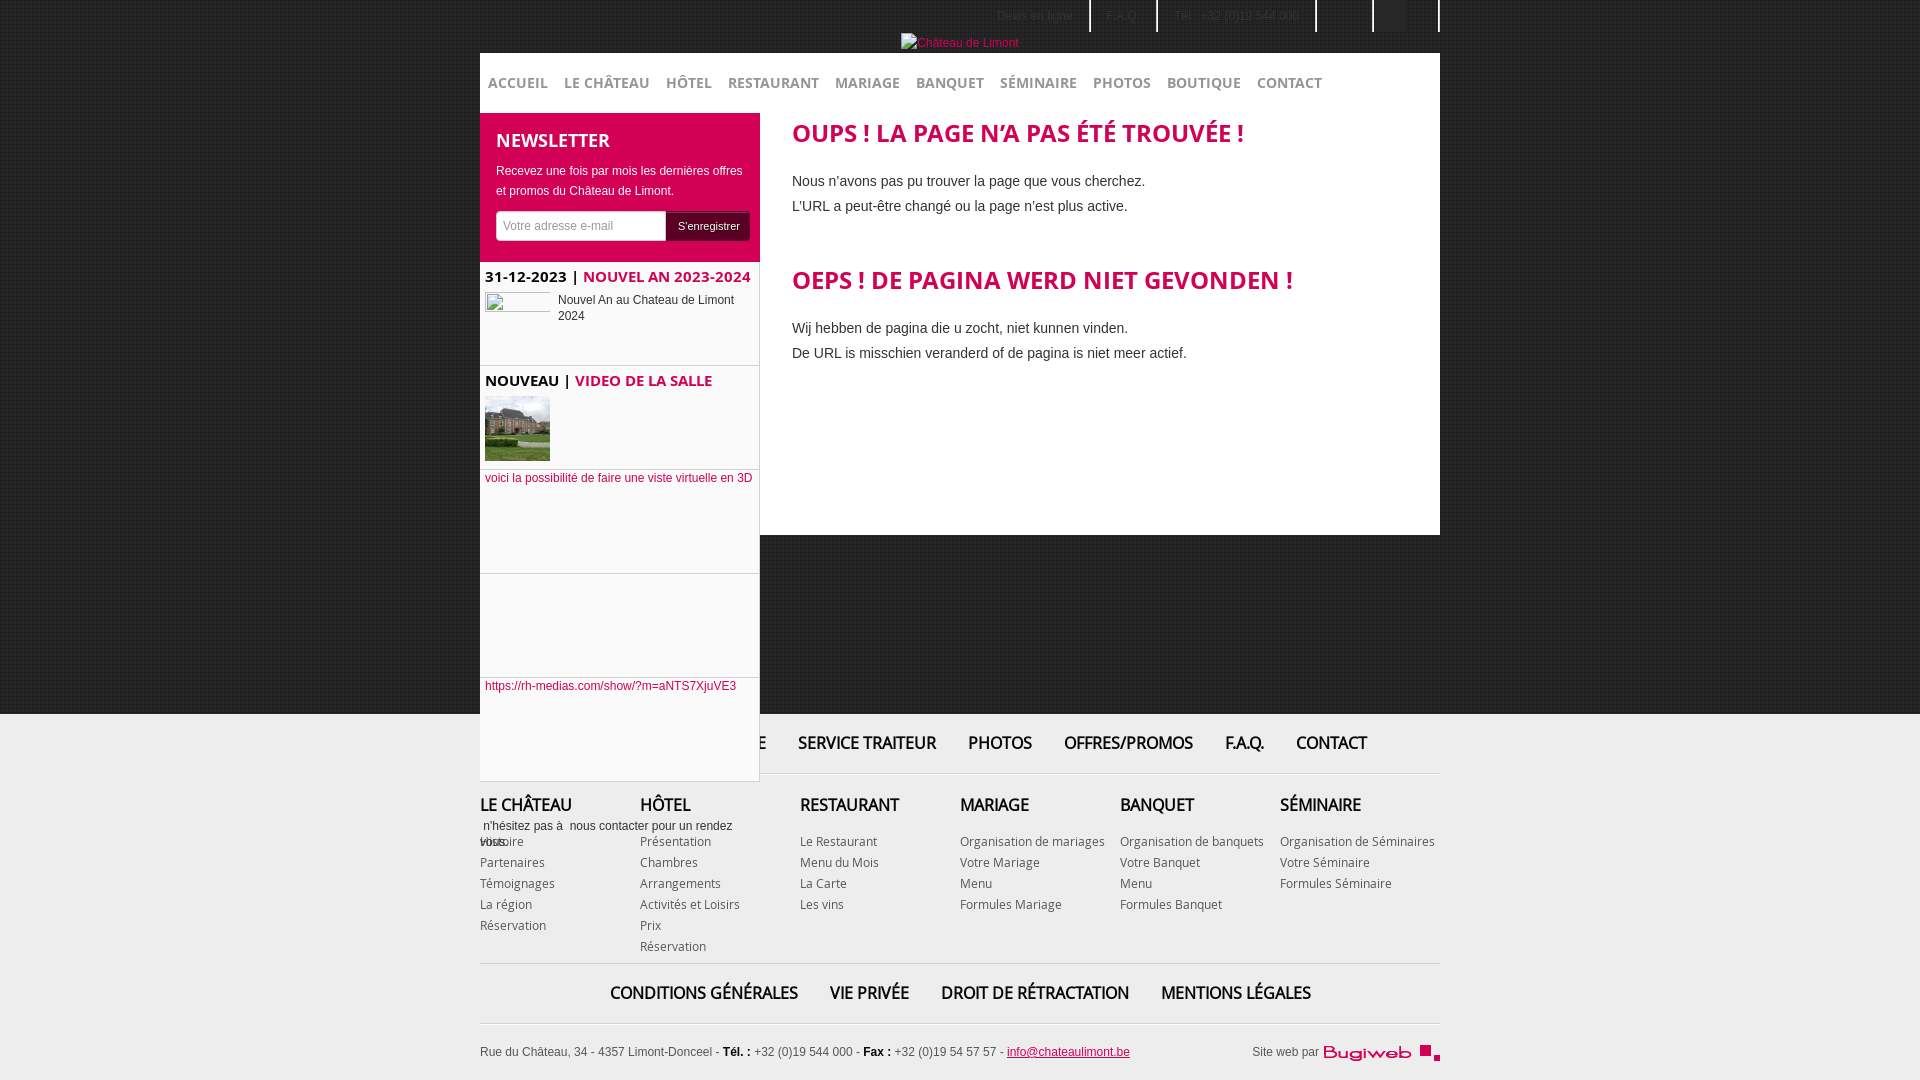  What do you see at coordinates (502, 840) in the screenshot?
I see `'Histoire'` at bounding box center [502, 840].